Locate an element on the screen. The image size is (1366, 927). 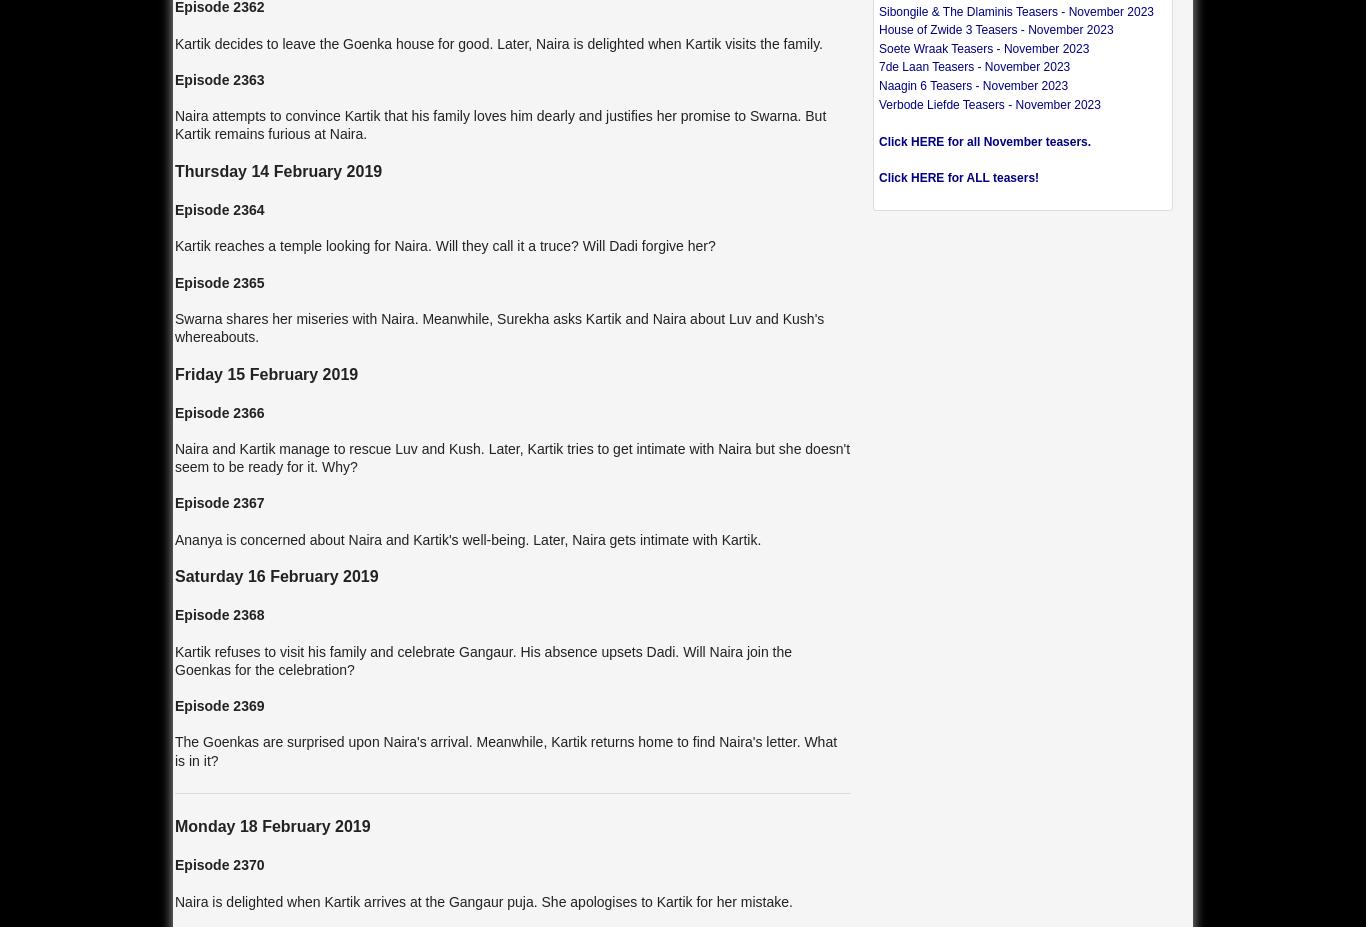
'Naira is delighted when Kartik arrives at the Gangaur puja. She apologises to Kartik for her mistake.' is located at coordinates (173, 901).